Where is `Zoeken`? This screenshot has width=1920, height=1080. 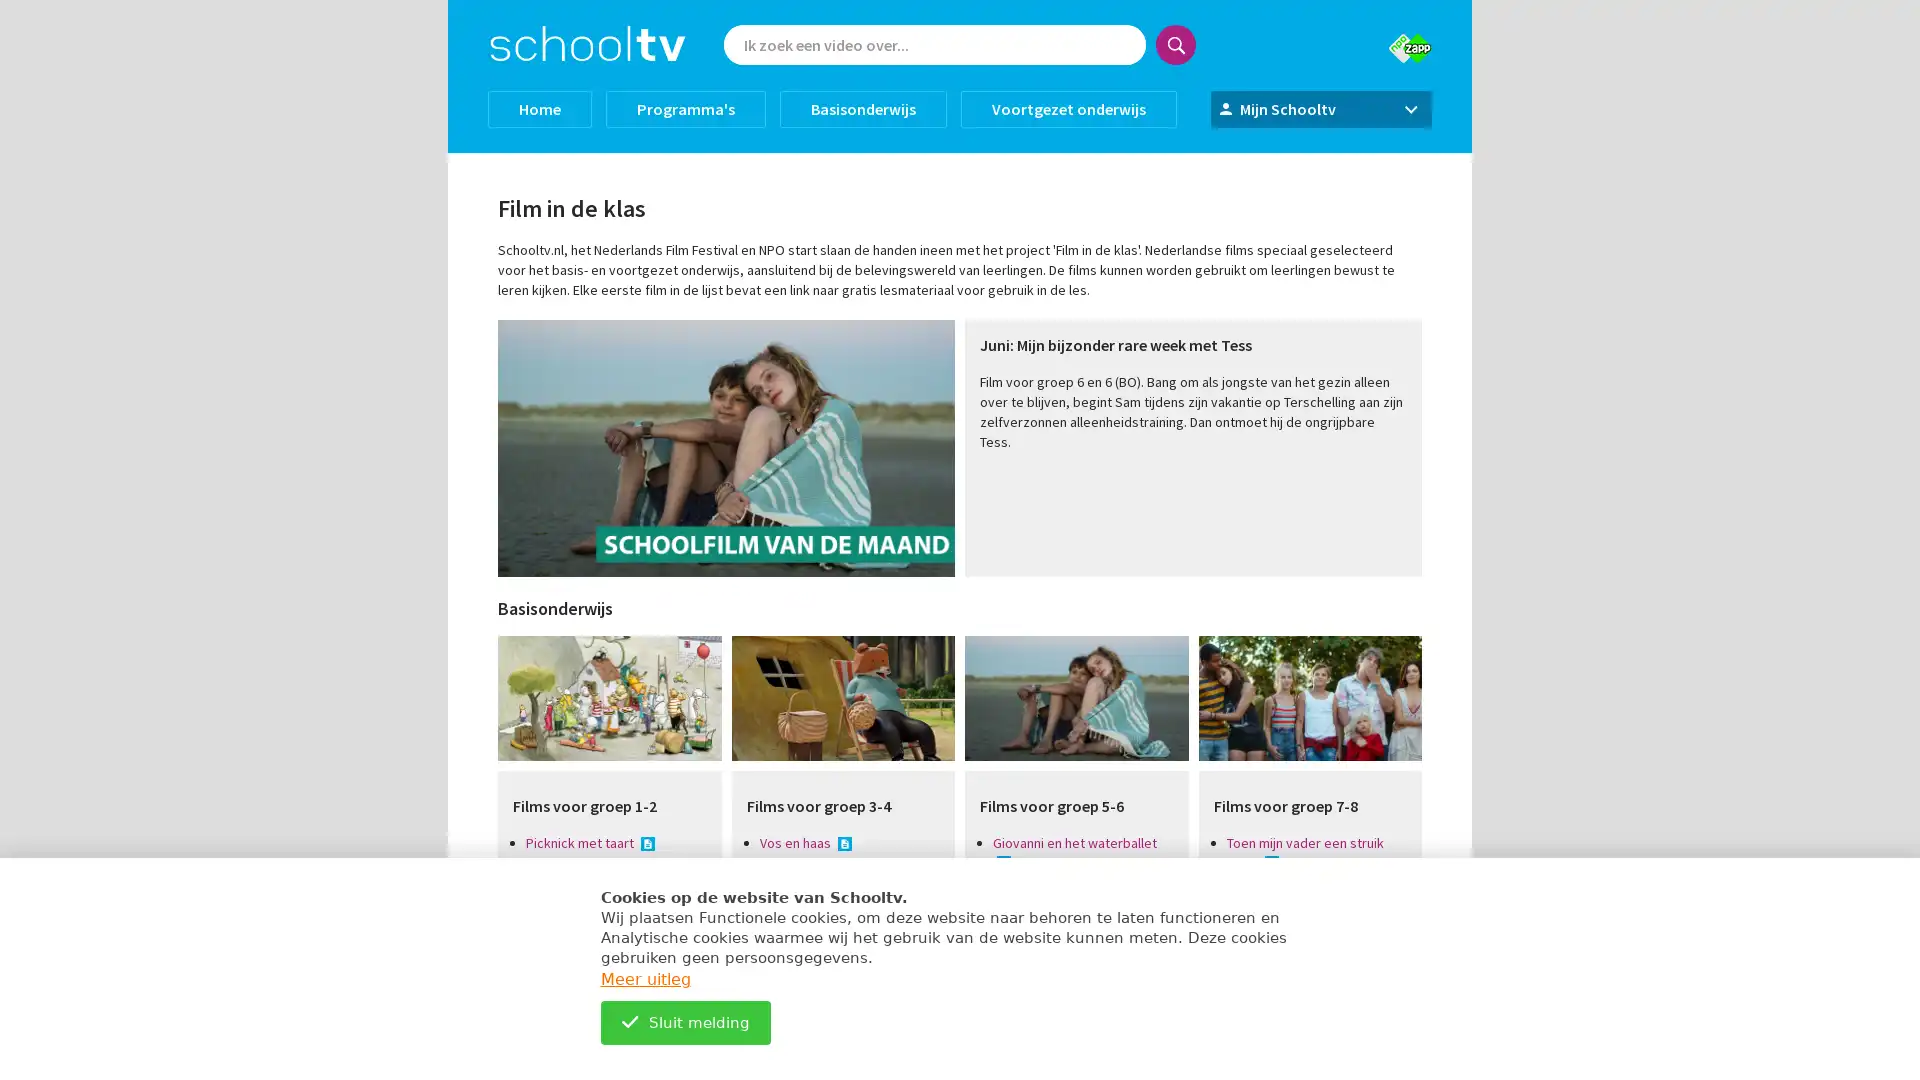 Zoeken is located at coordinates (1176, 45).